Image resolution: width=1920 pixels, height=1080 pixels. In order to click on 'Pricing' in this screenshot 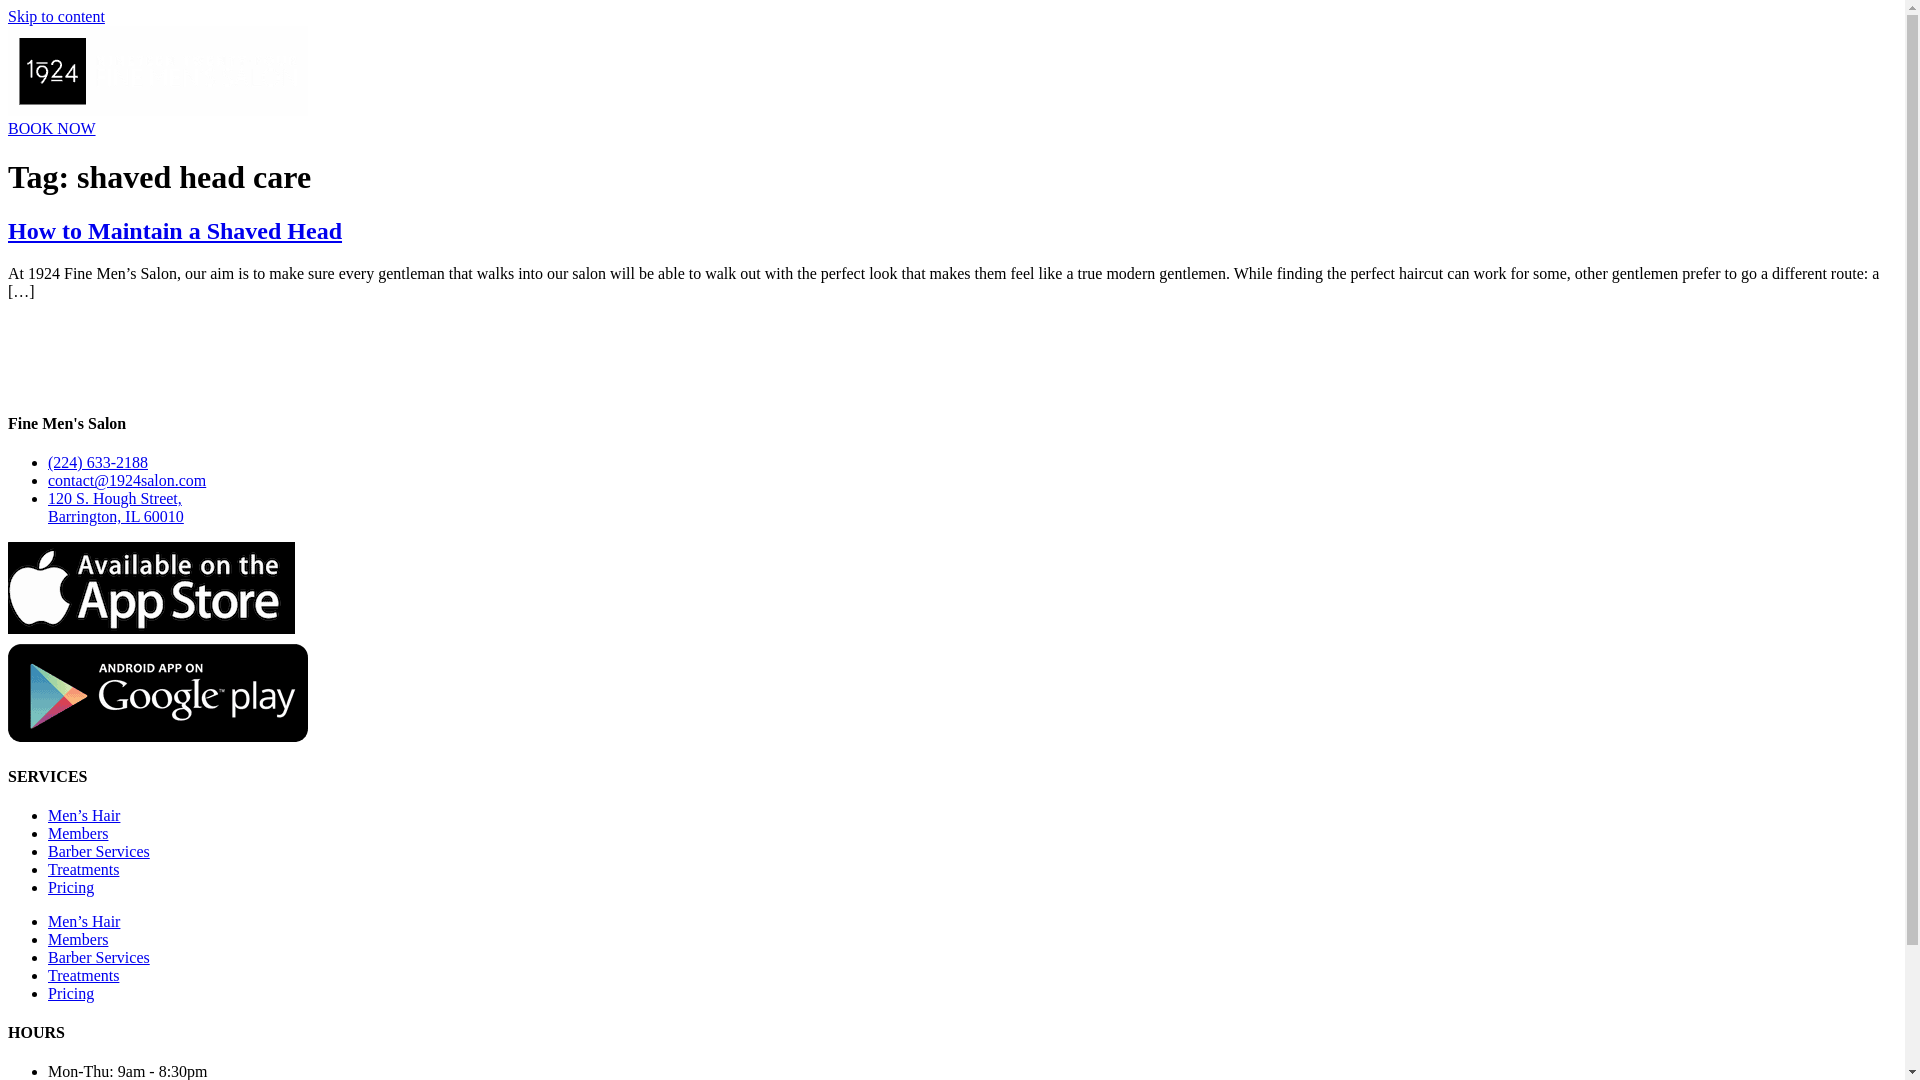, I will do `click(71, 886)`.